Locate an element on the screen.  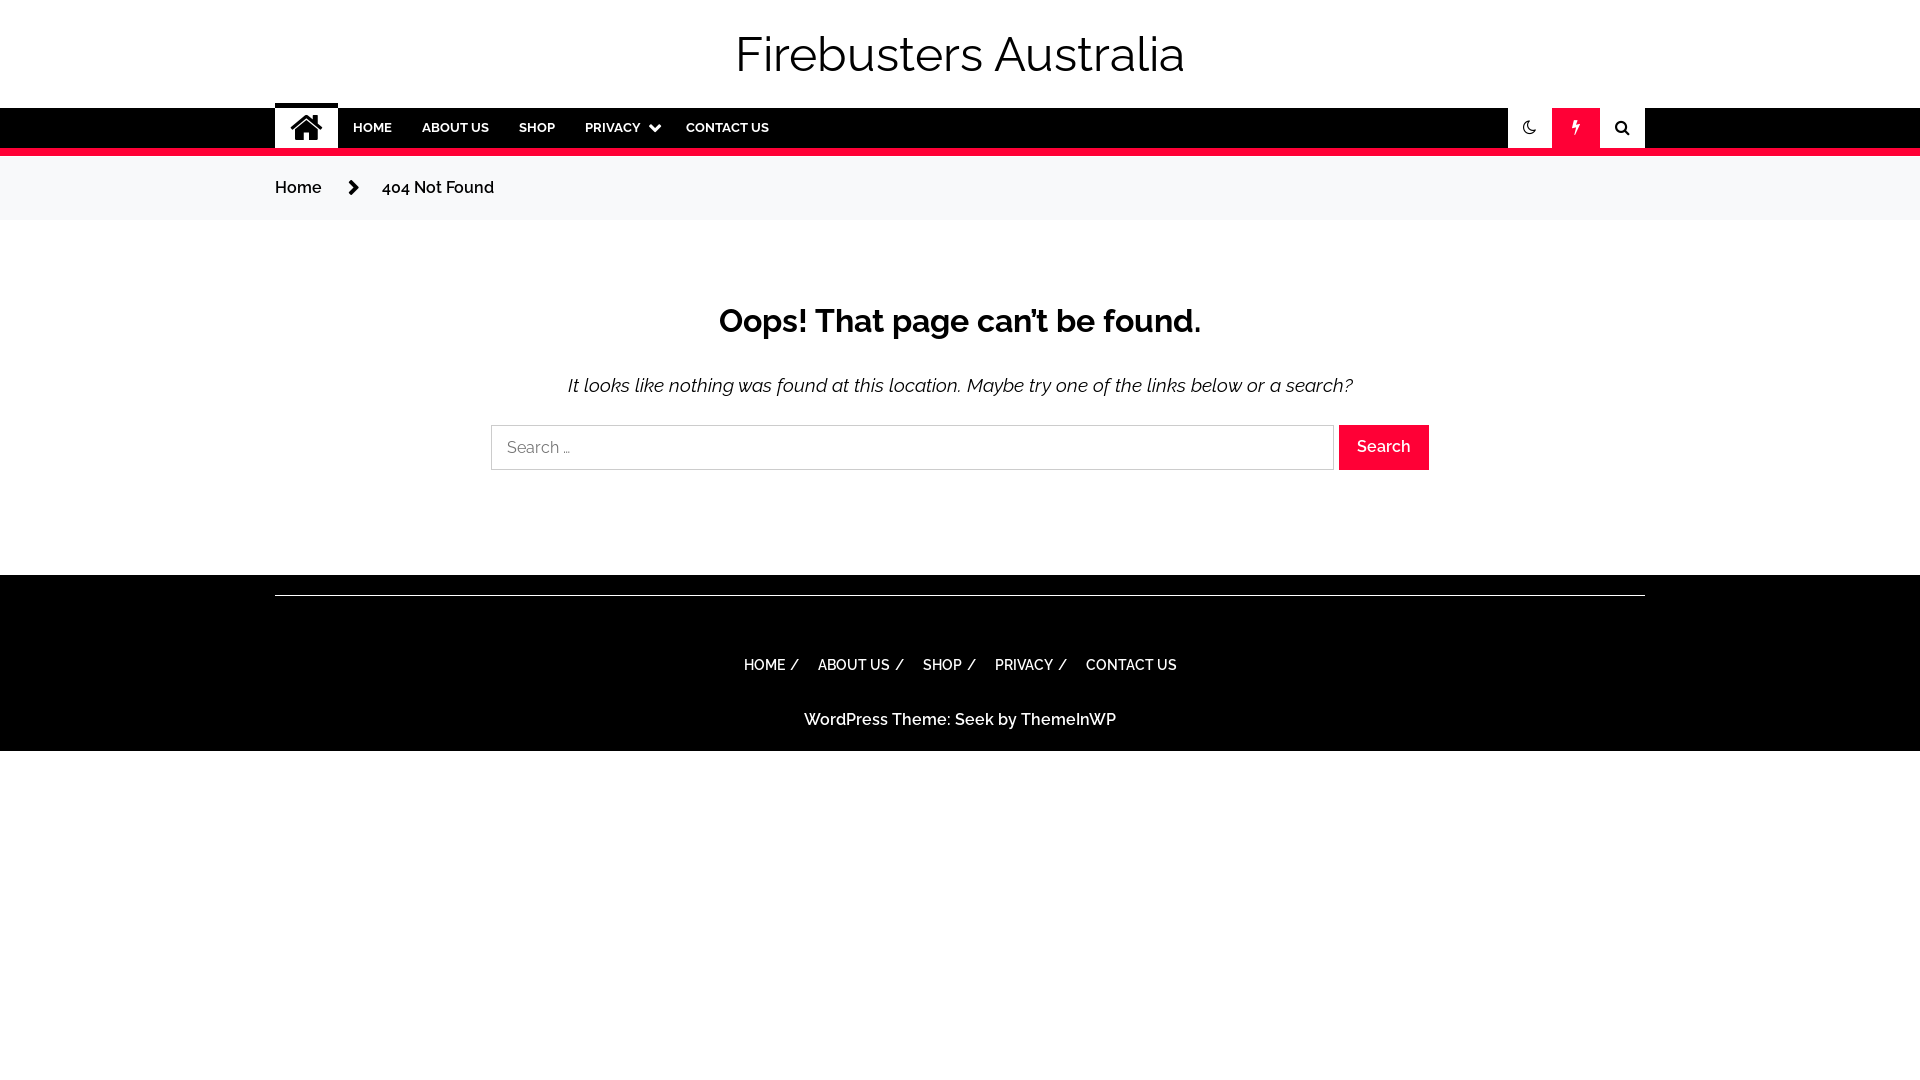
'Home' is located at coordinates (273, 187).